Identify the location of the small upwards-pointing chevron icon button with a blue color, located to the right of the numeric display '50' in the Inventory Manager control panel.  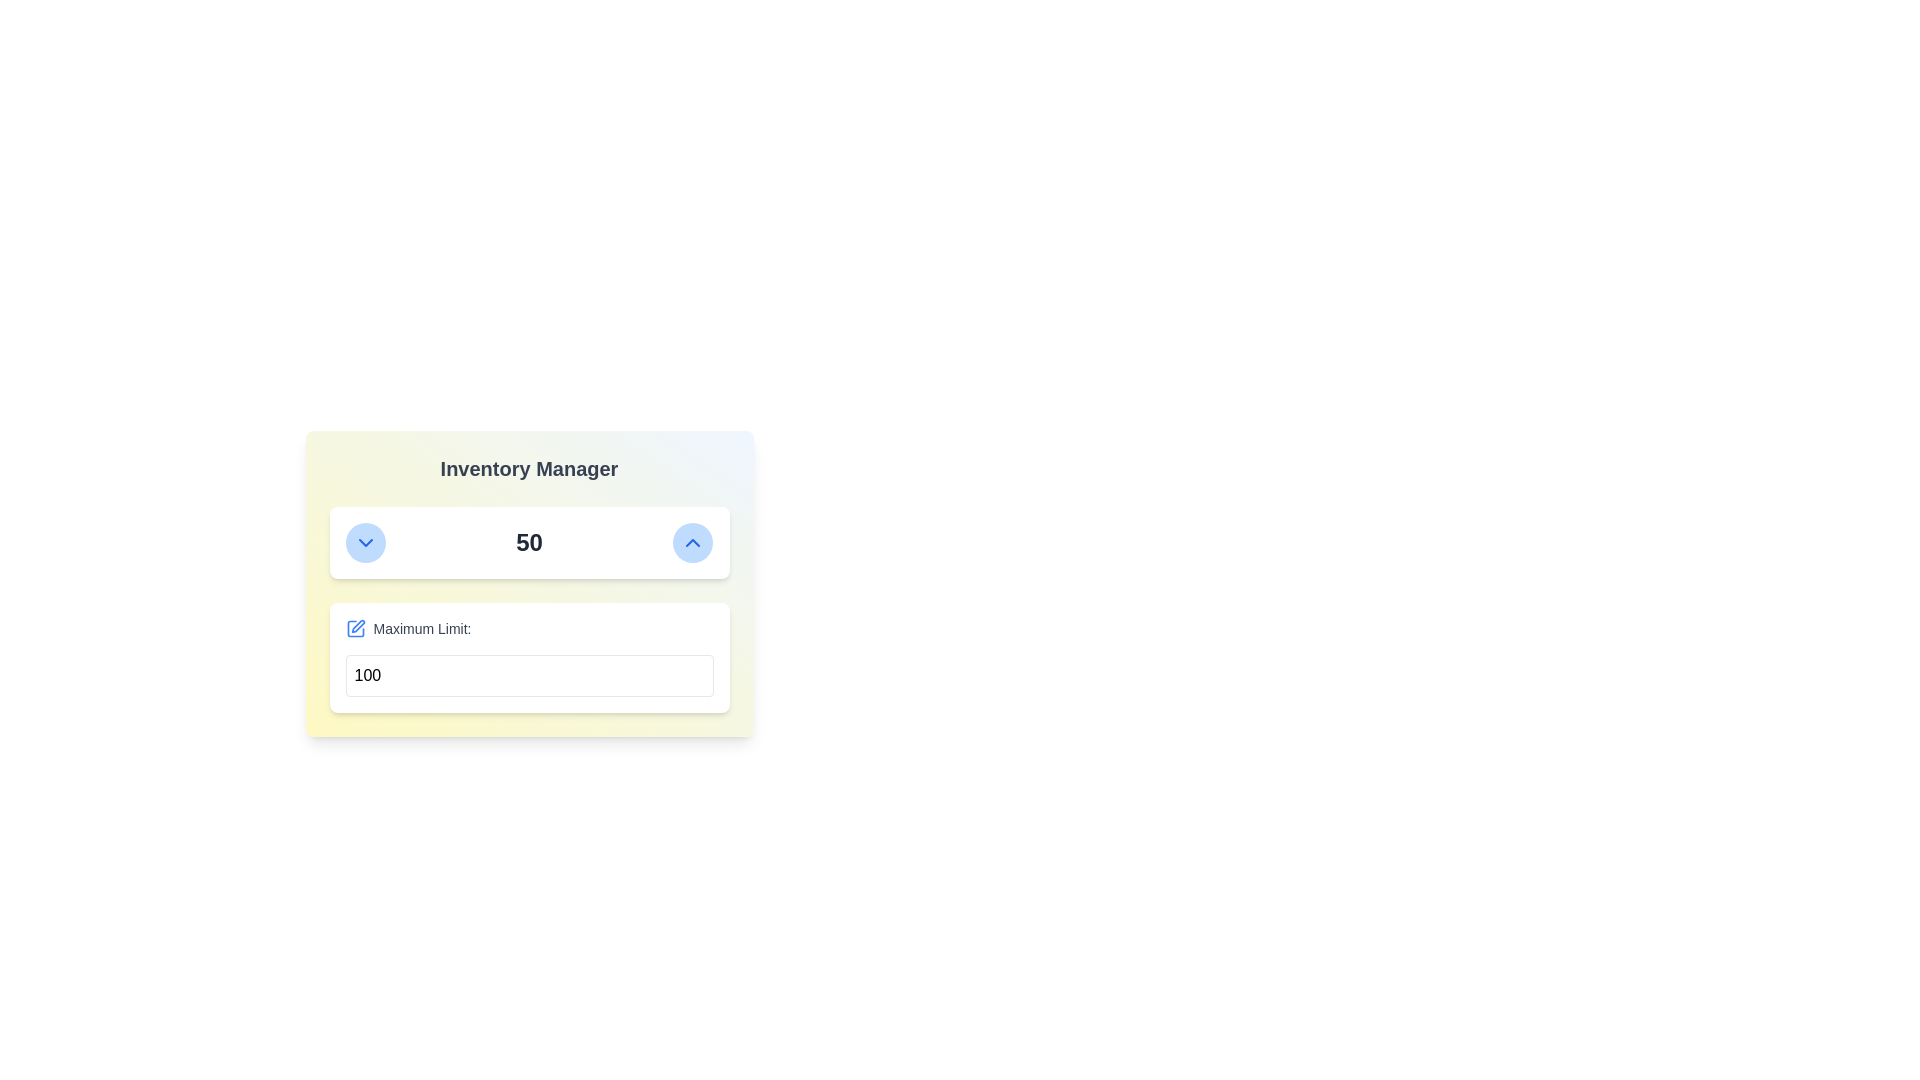
(693, 543).